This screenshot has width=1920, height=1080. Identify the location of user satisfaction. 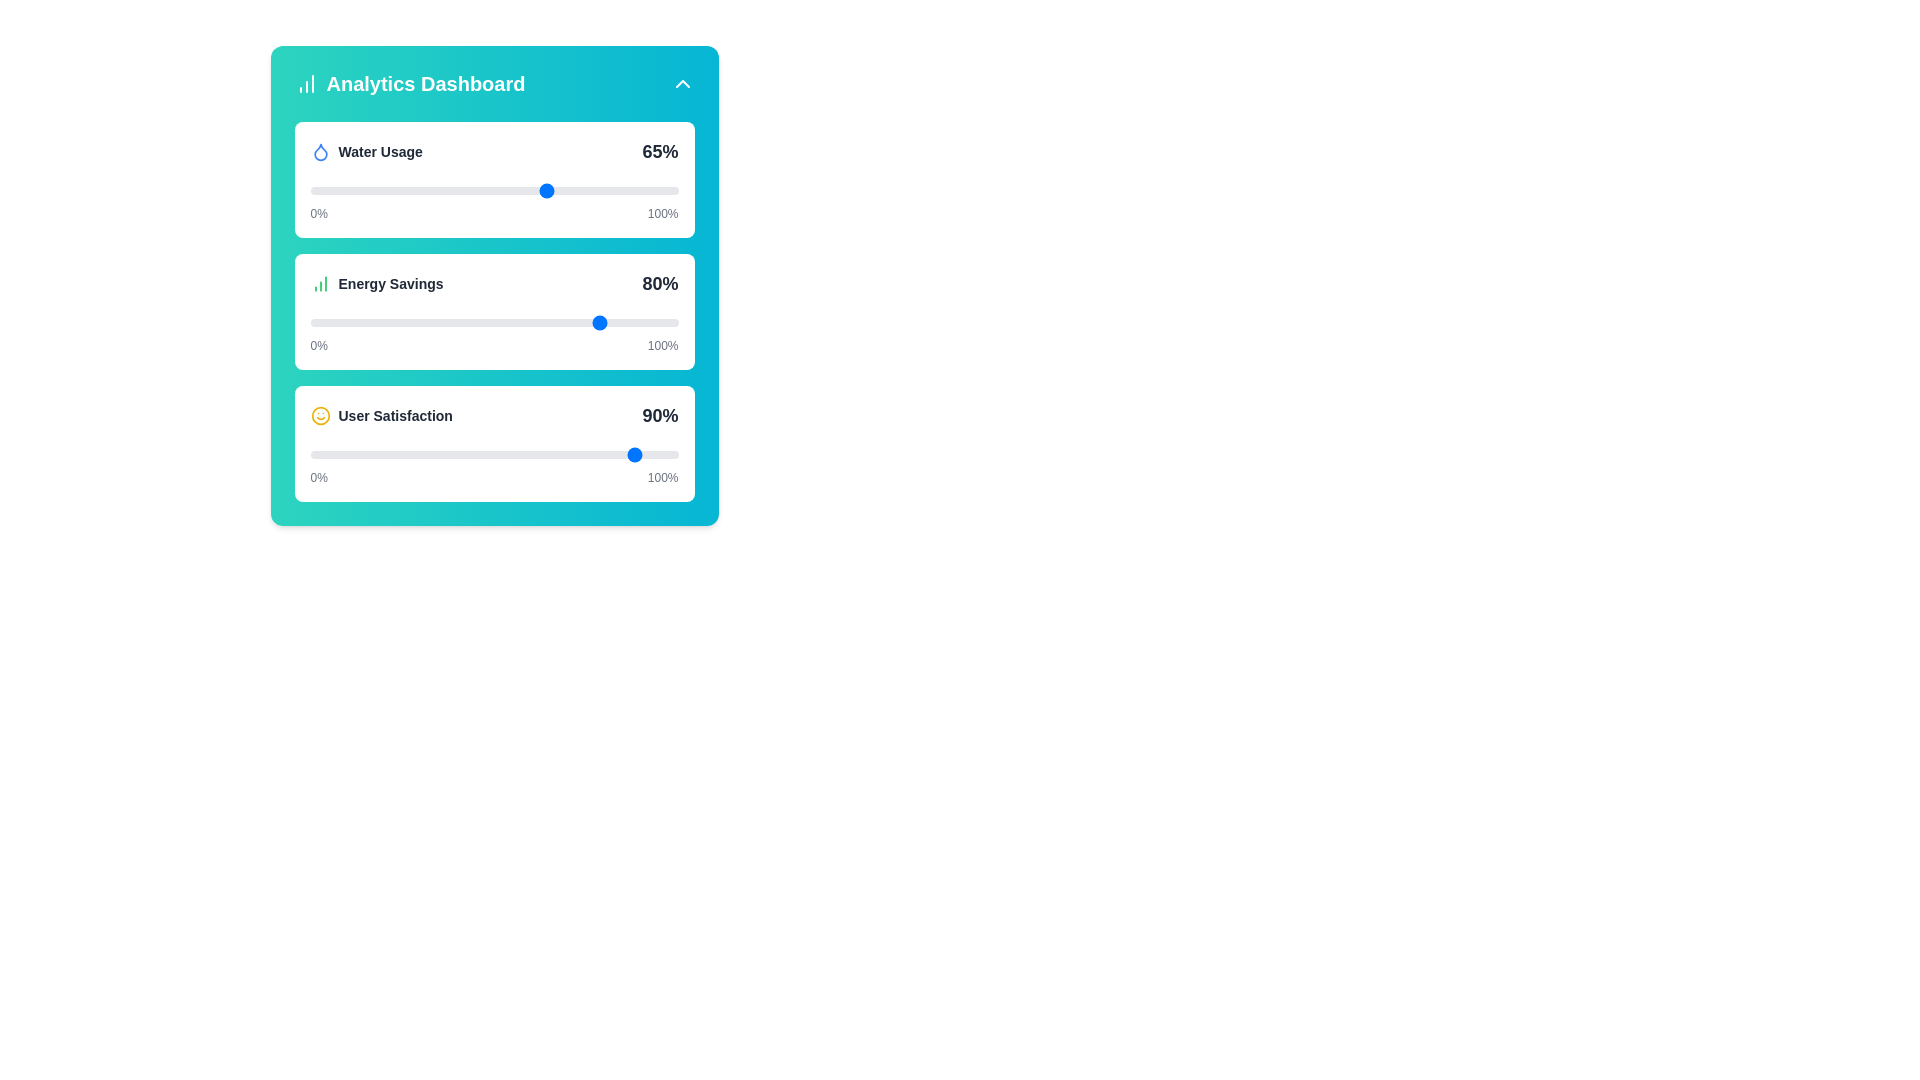
(358, 455).